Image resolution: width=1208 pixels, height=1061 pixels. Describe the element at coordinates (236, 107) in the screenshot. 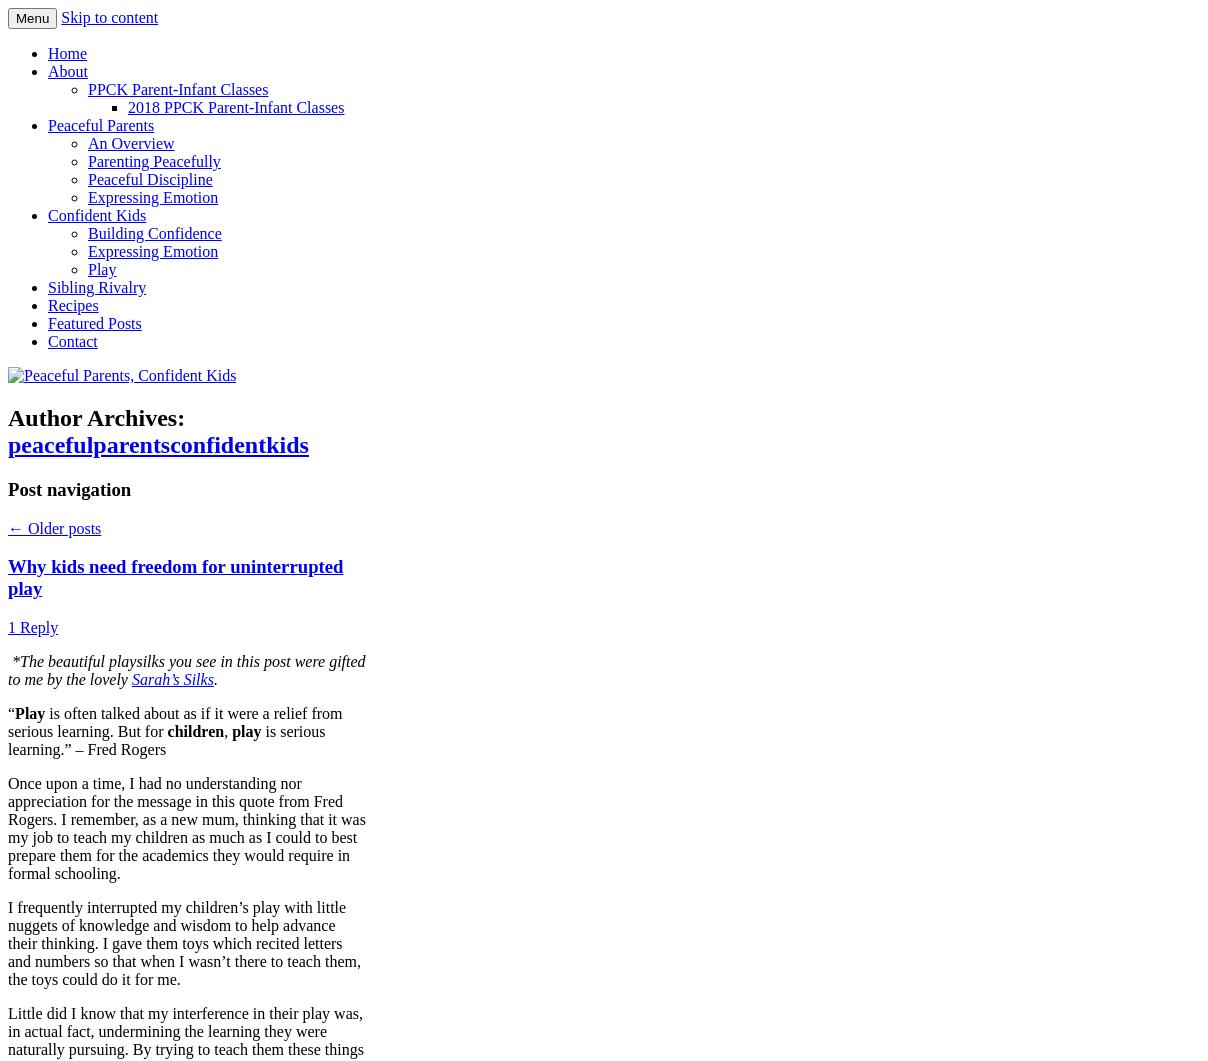

I see `'2018 PPCK Parent-Infant Classes'` at that location.